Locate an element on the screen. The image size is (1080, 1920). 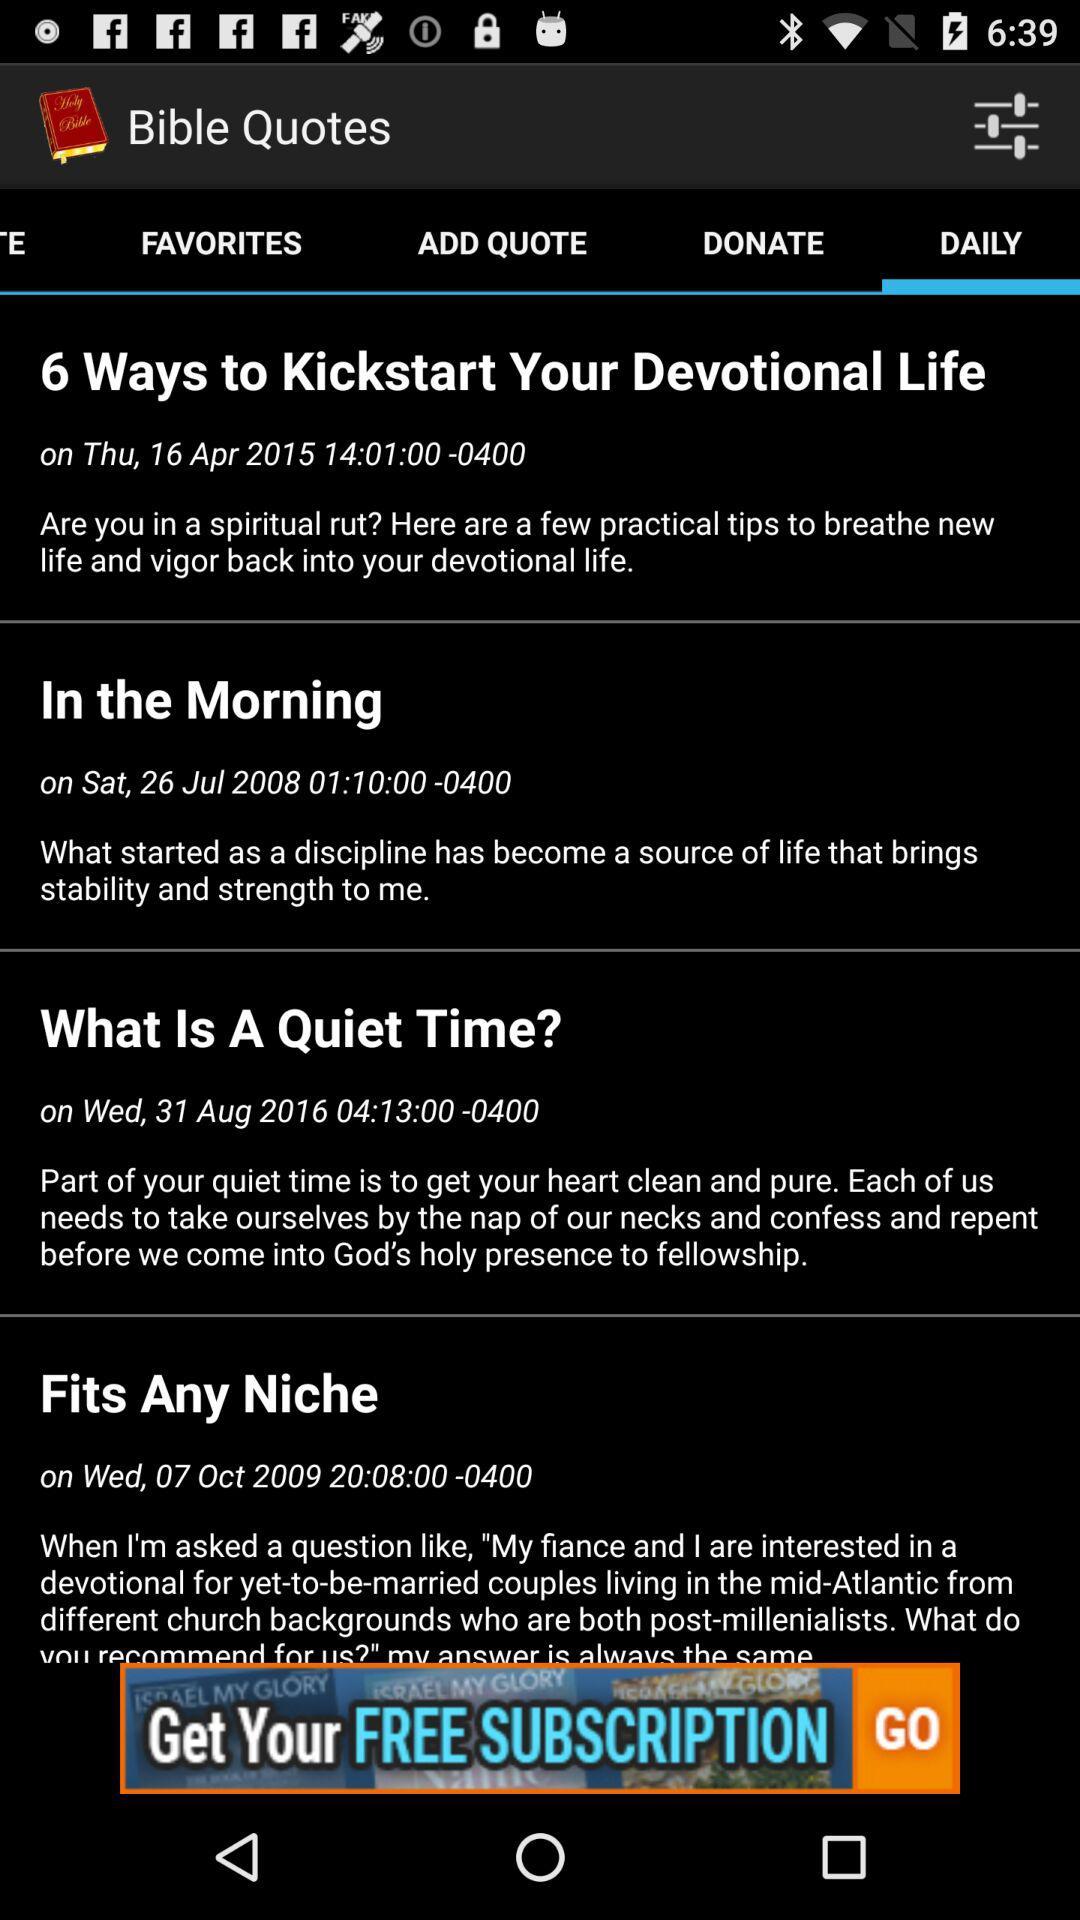
open advertisement is located at coordinates (540, 1727).